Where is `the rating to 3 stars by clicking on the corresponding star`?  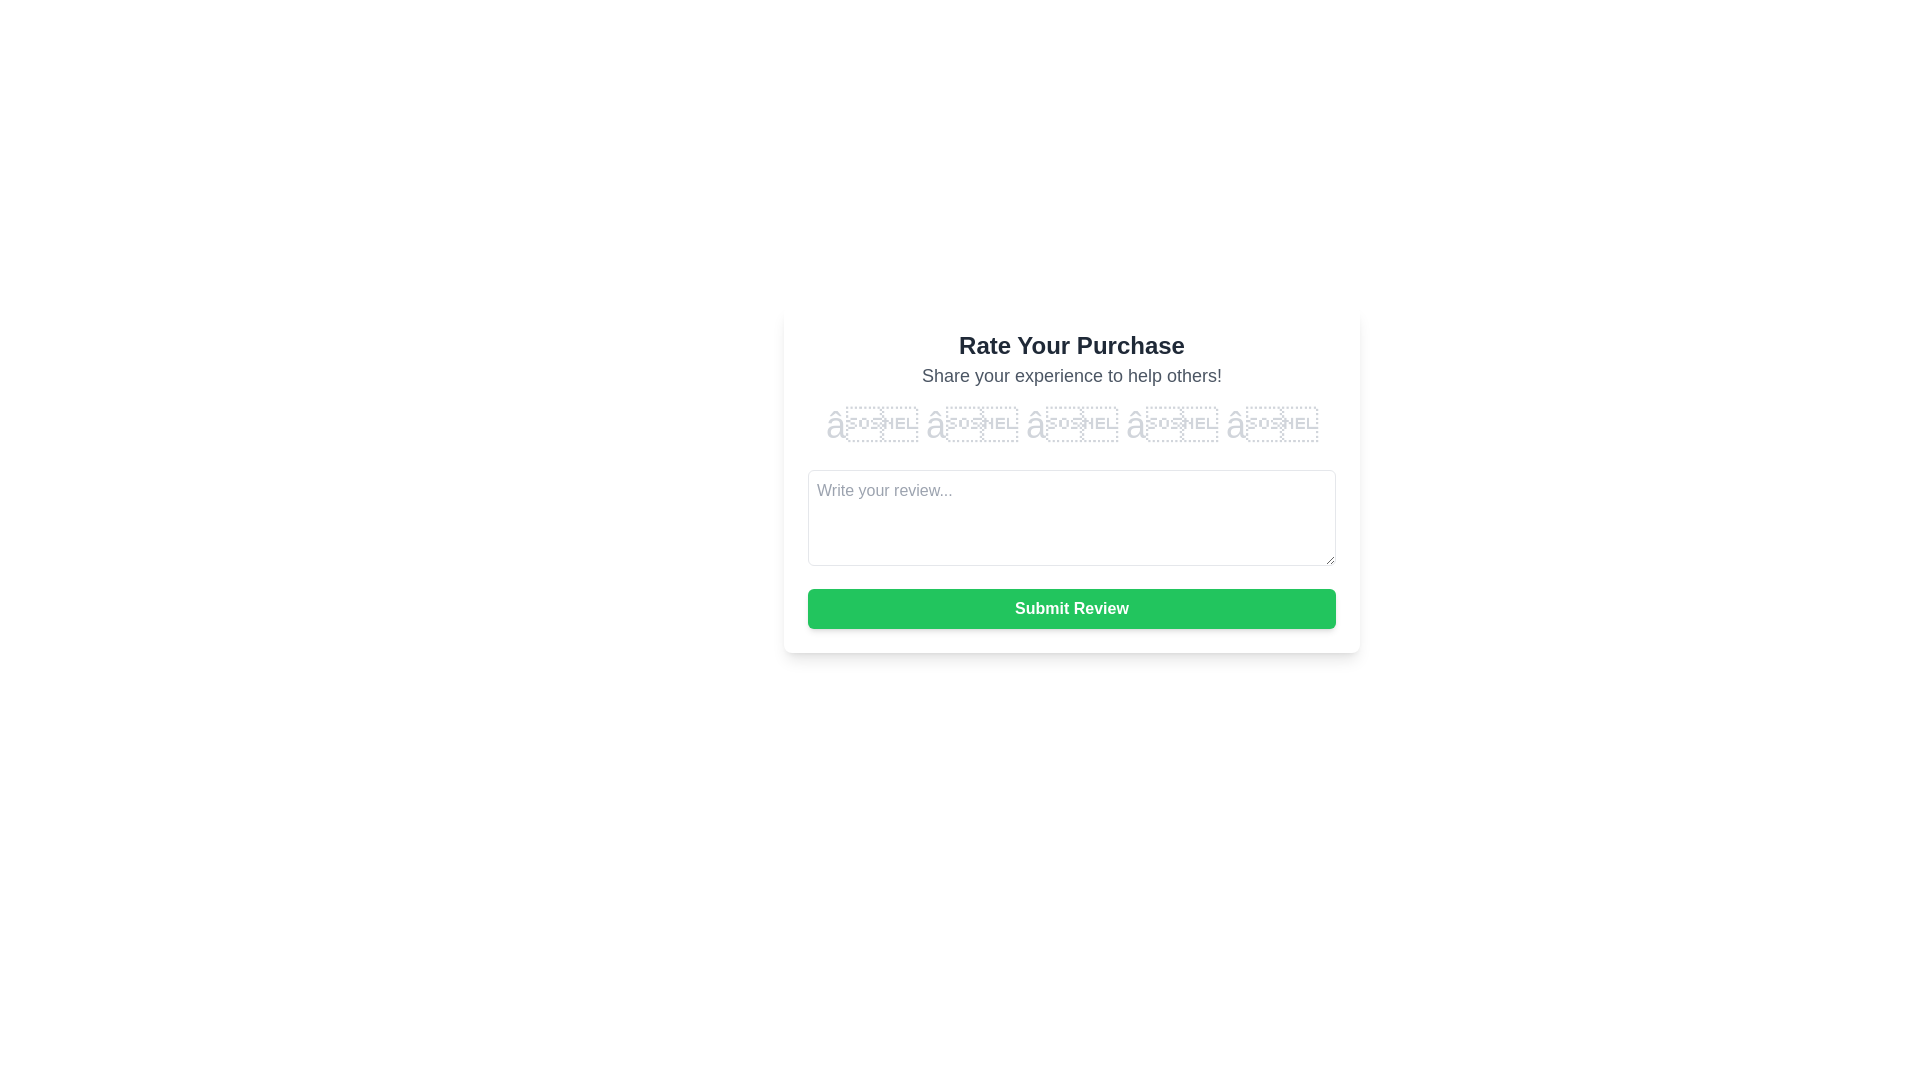
the rating to 3 stars by clicking on the corresponding star is located at coordinates (1070, 424).